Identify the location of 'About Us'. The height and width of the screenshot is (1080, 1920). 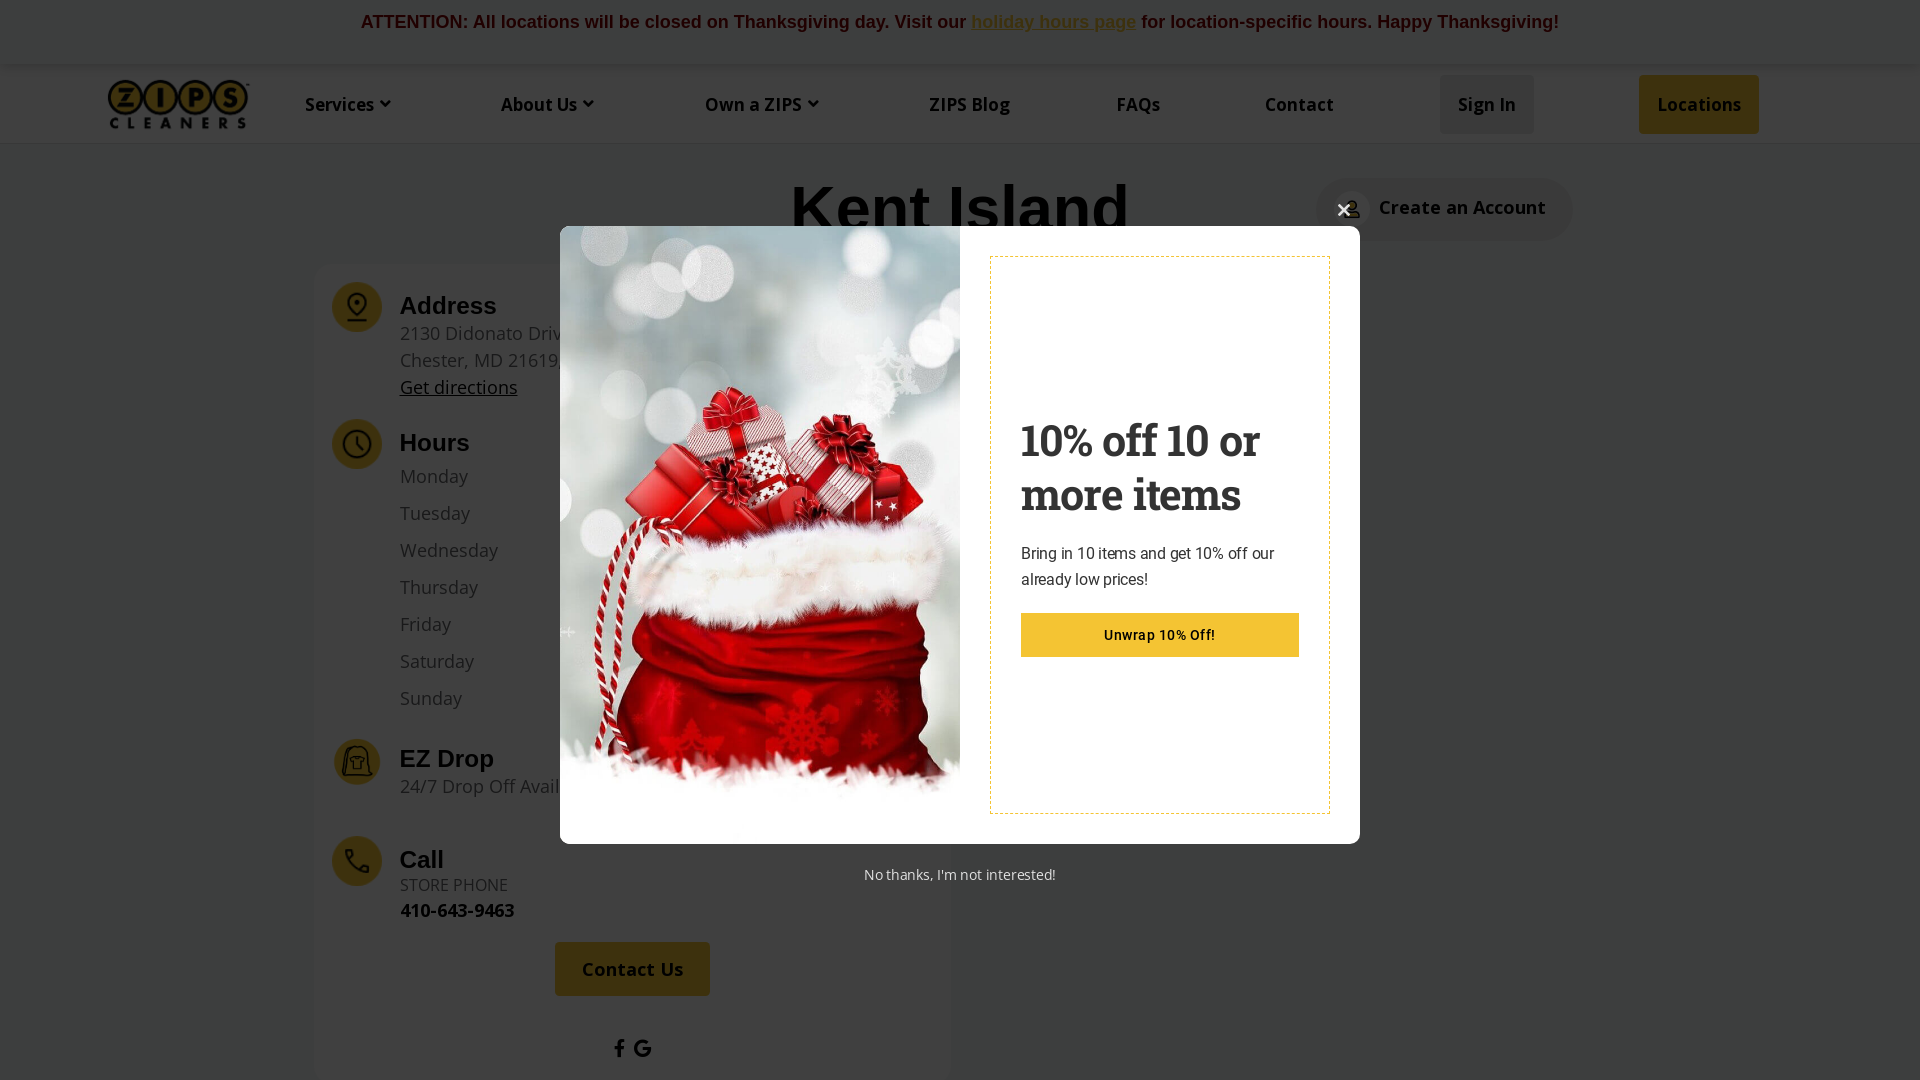
(500, 104).